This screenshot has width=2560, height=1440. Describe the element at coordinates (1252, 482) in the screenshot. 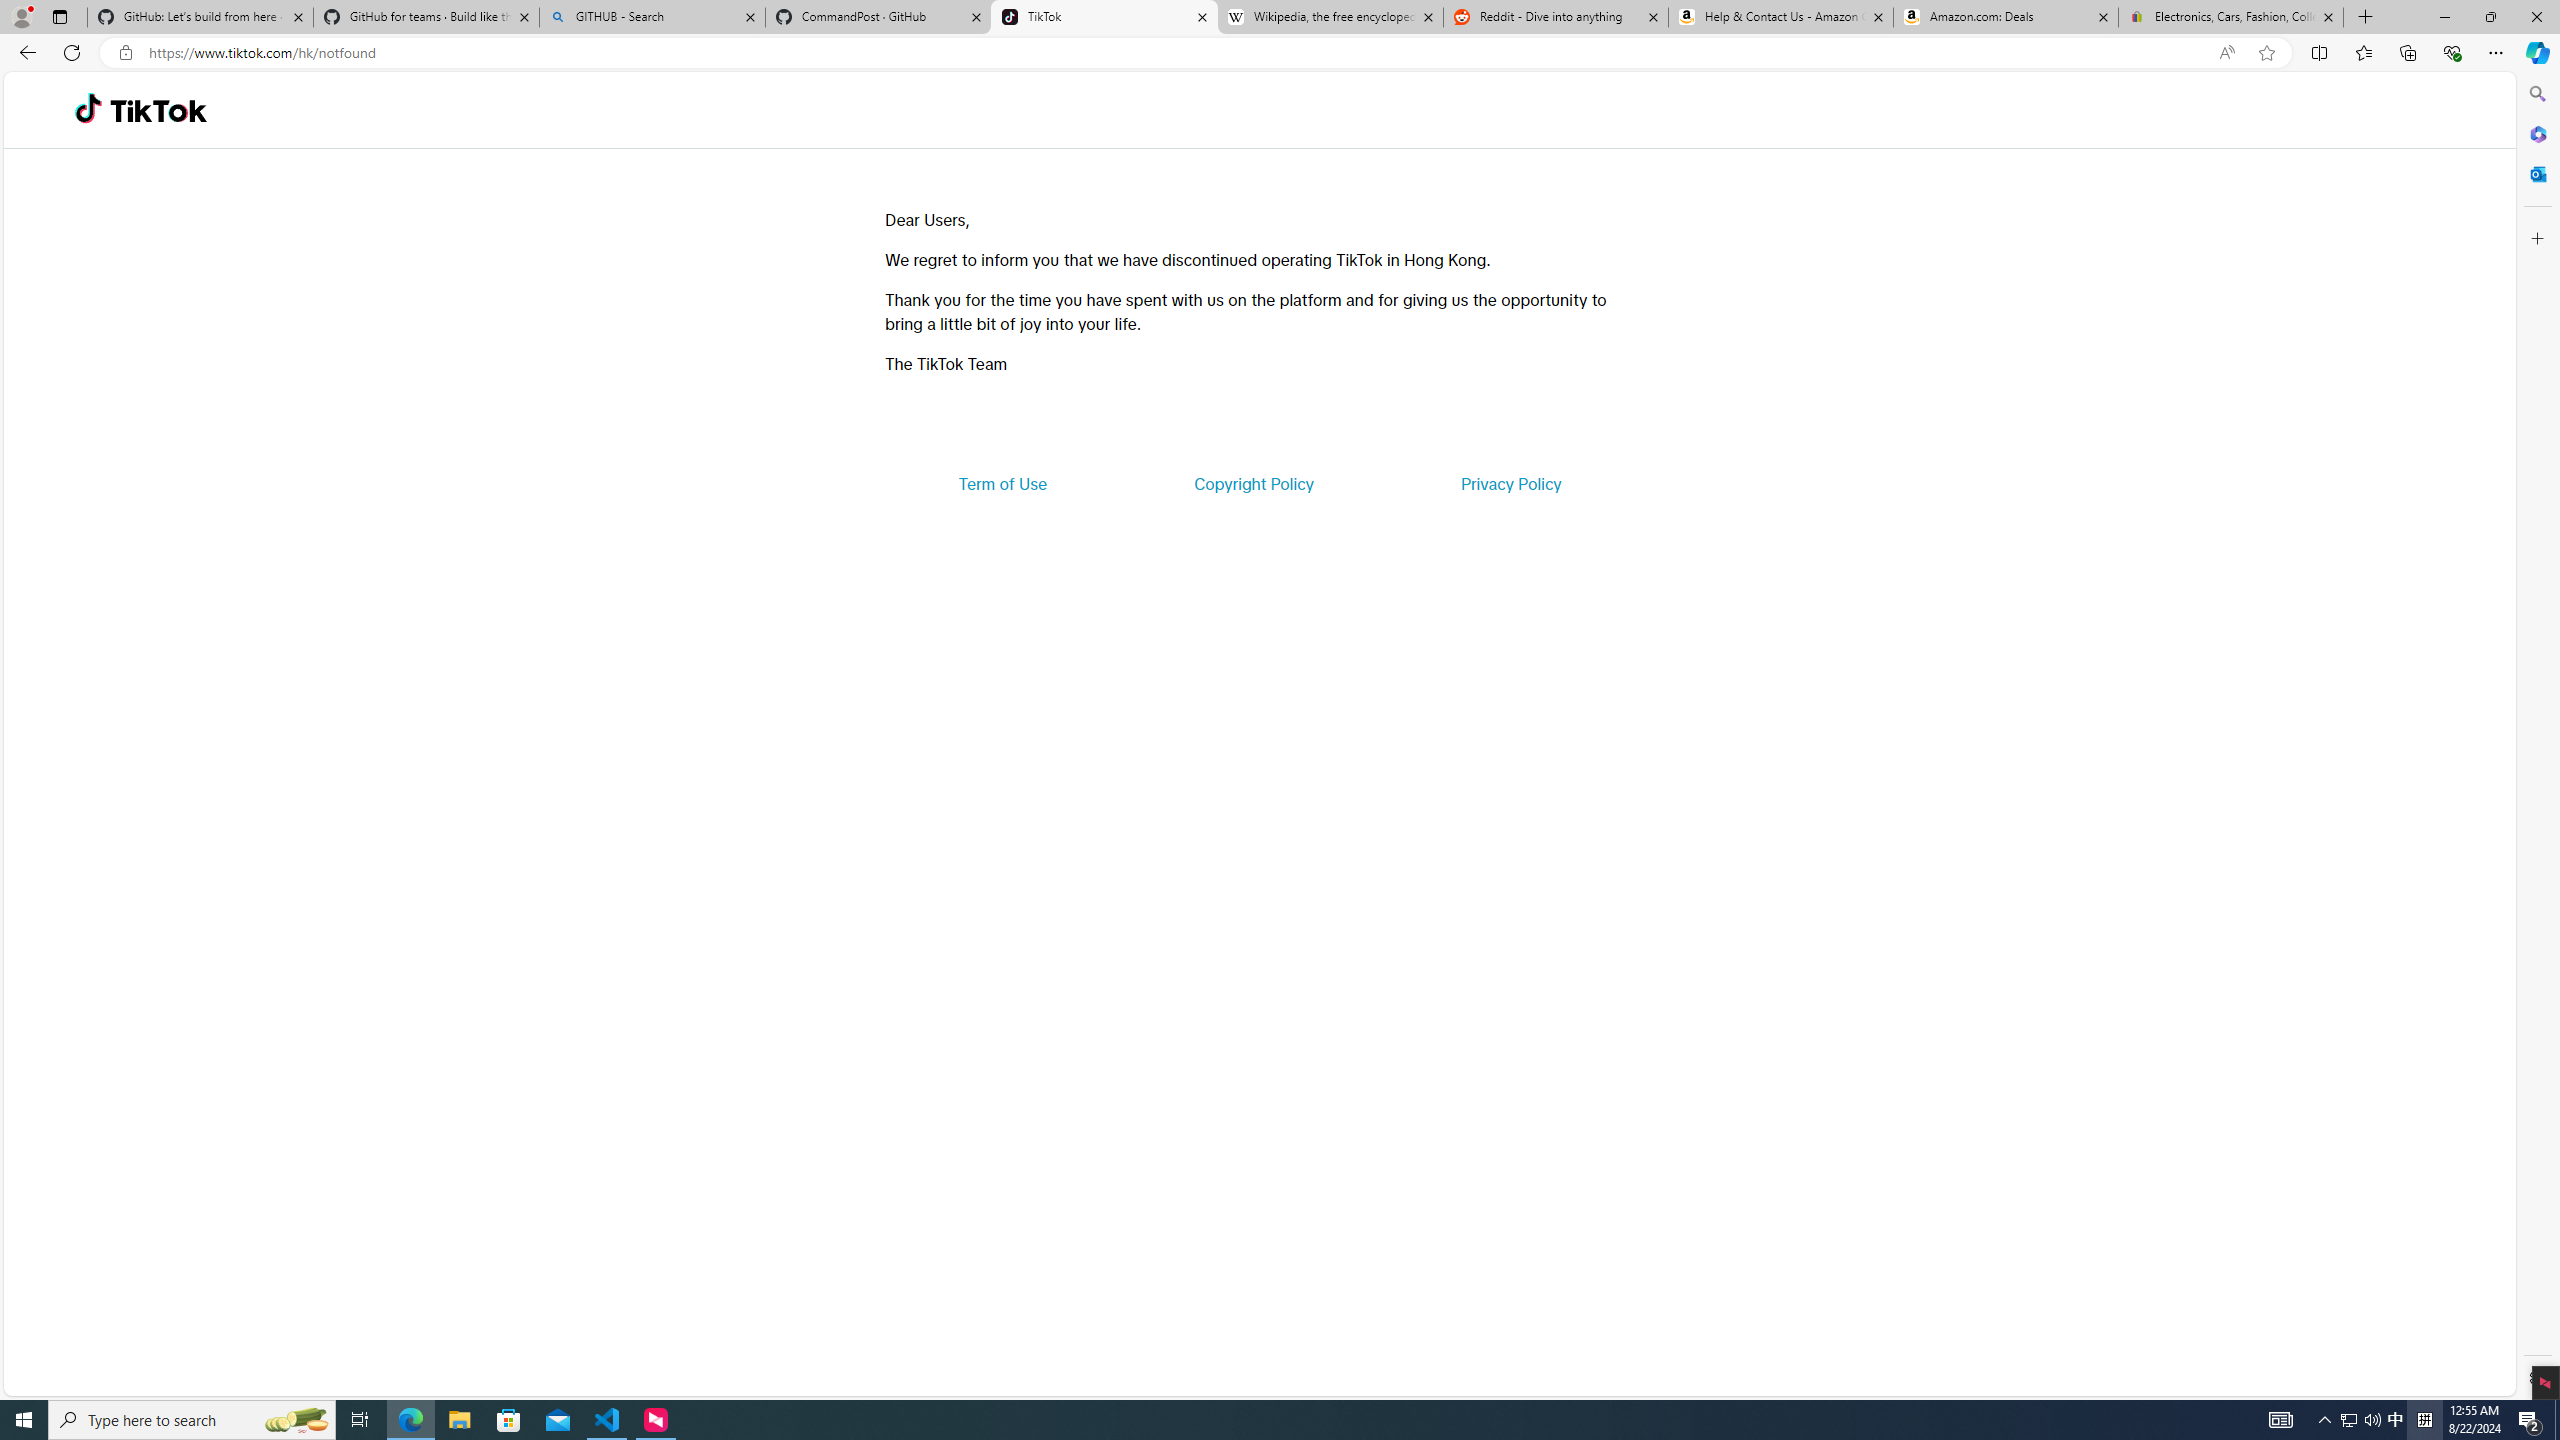

I see `'Copyright Policy'` at that location.